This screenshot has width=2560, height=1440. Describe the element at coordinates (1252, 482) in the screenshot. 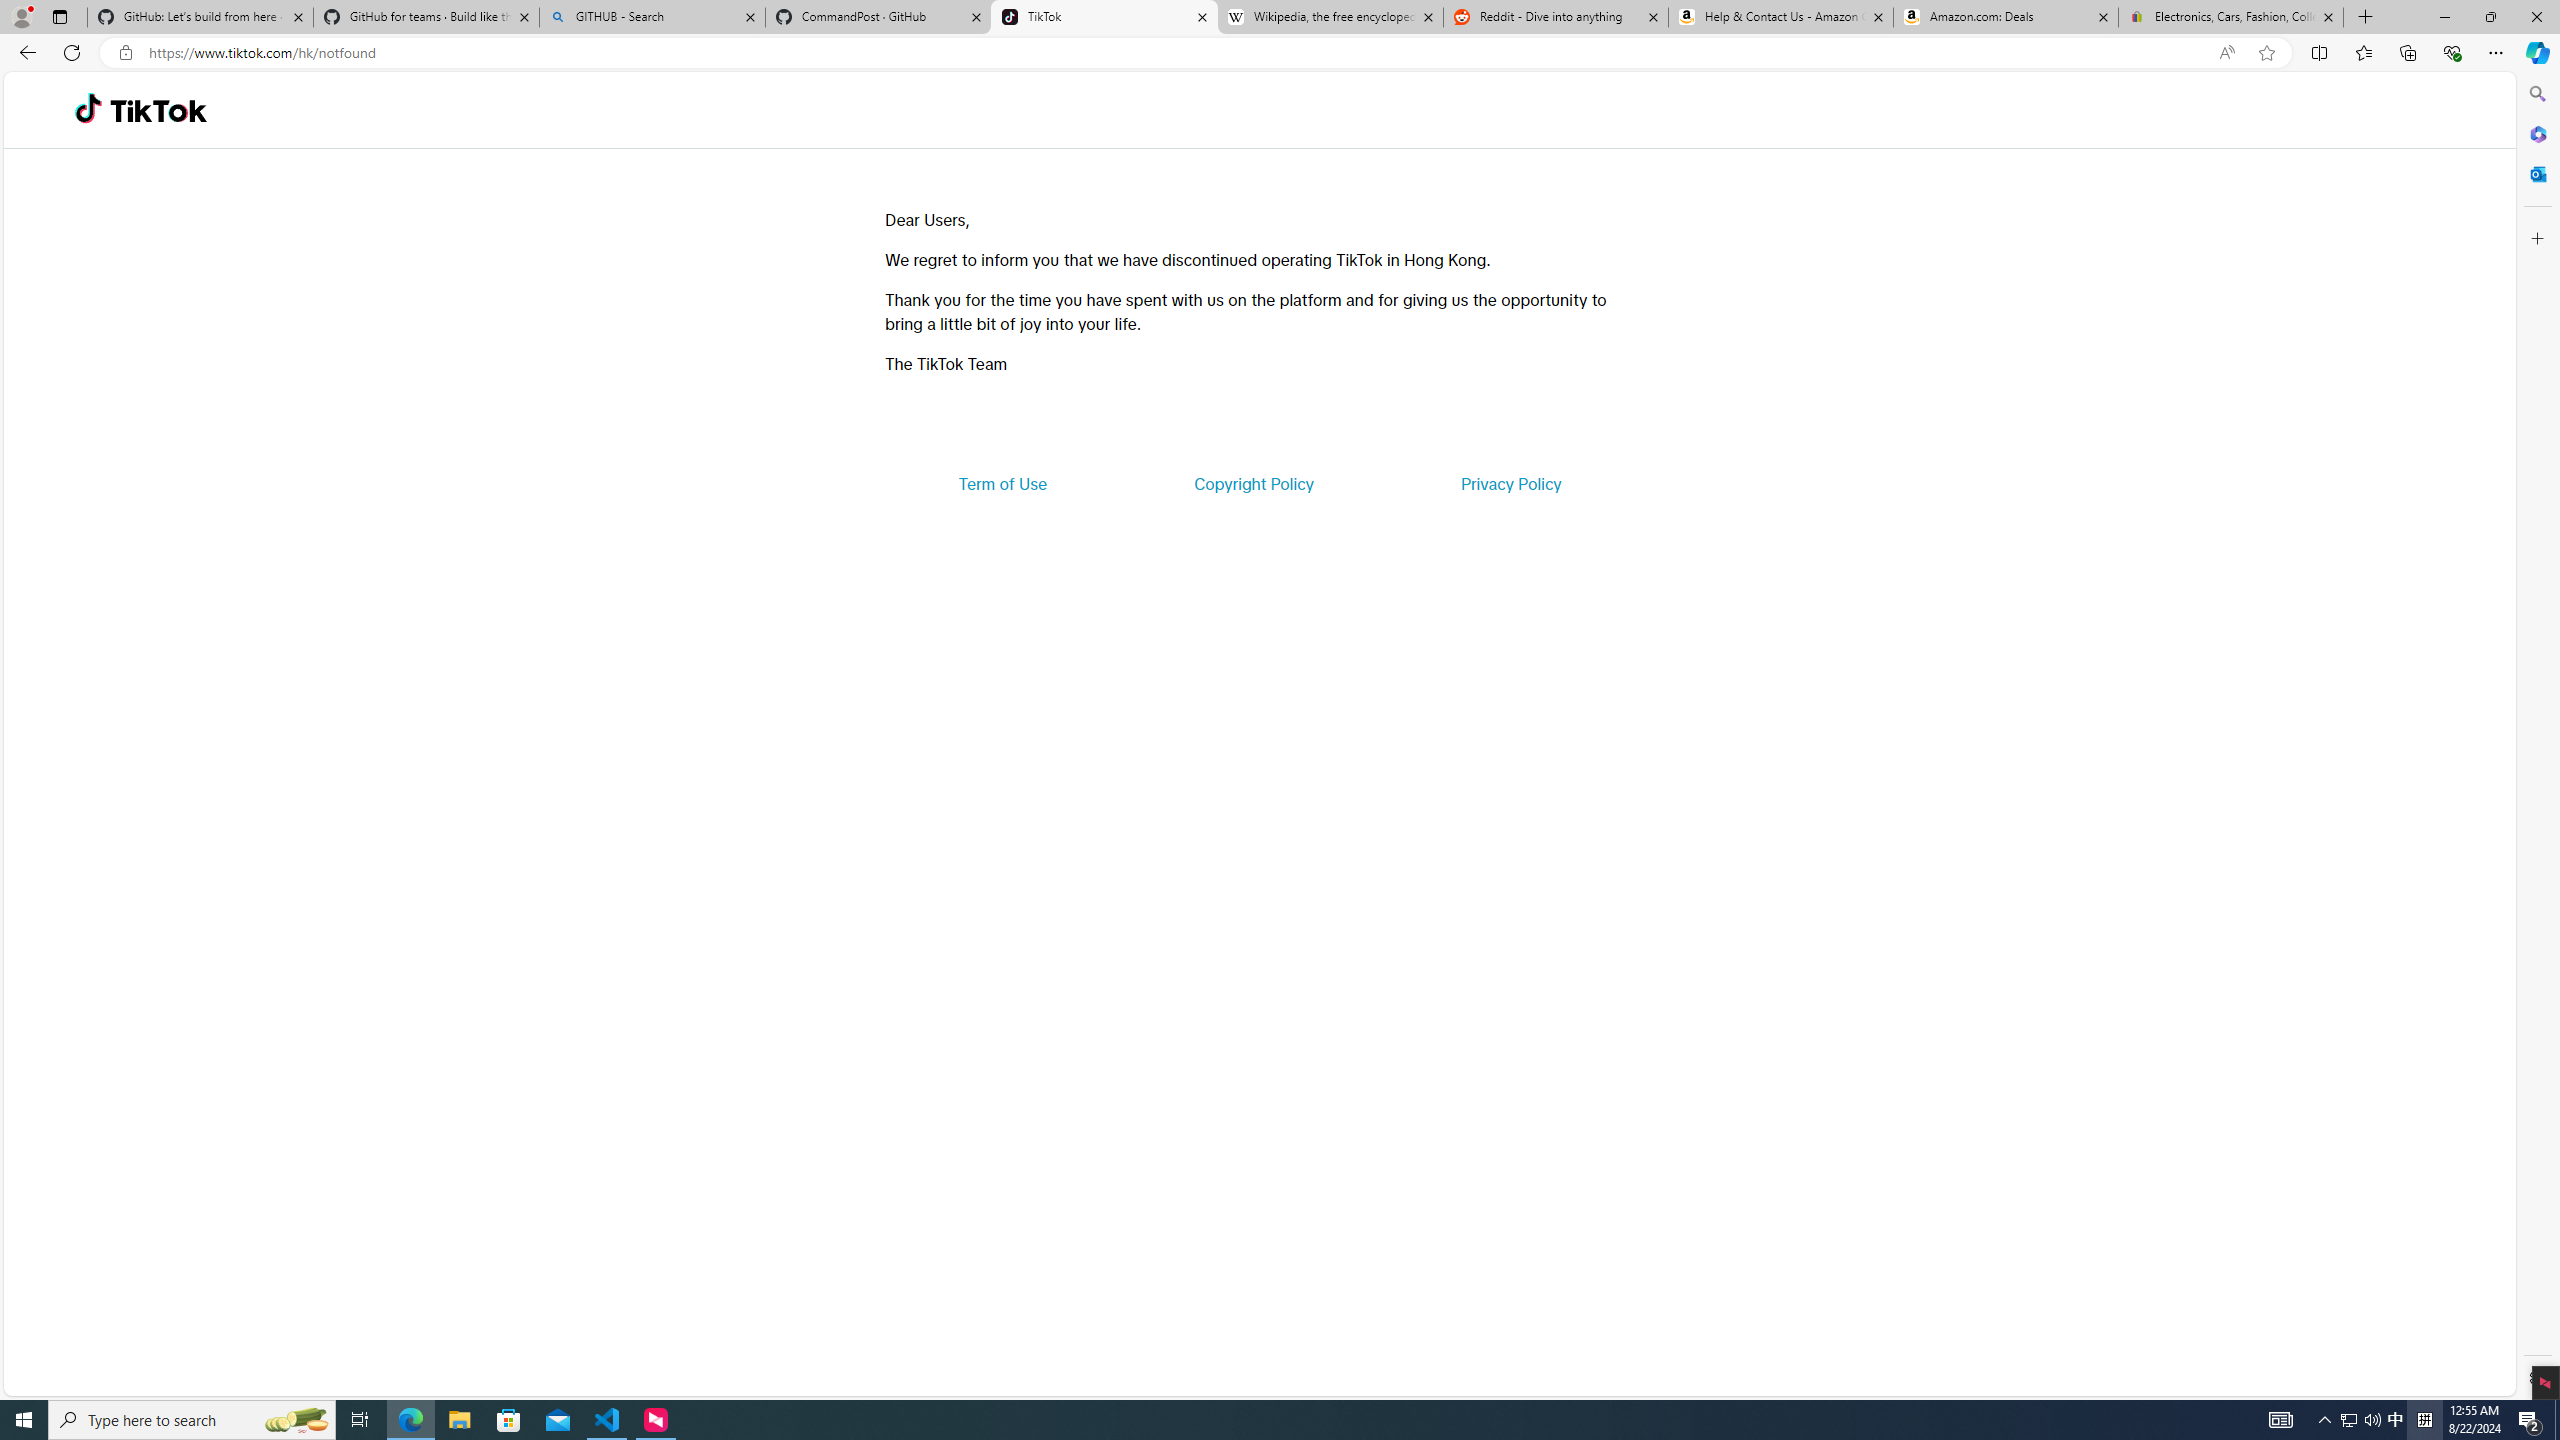

I see `'Copyright Policy'` at that location.